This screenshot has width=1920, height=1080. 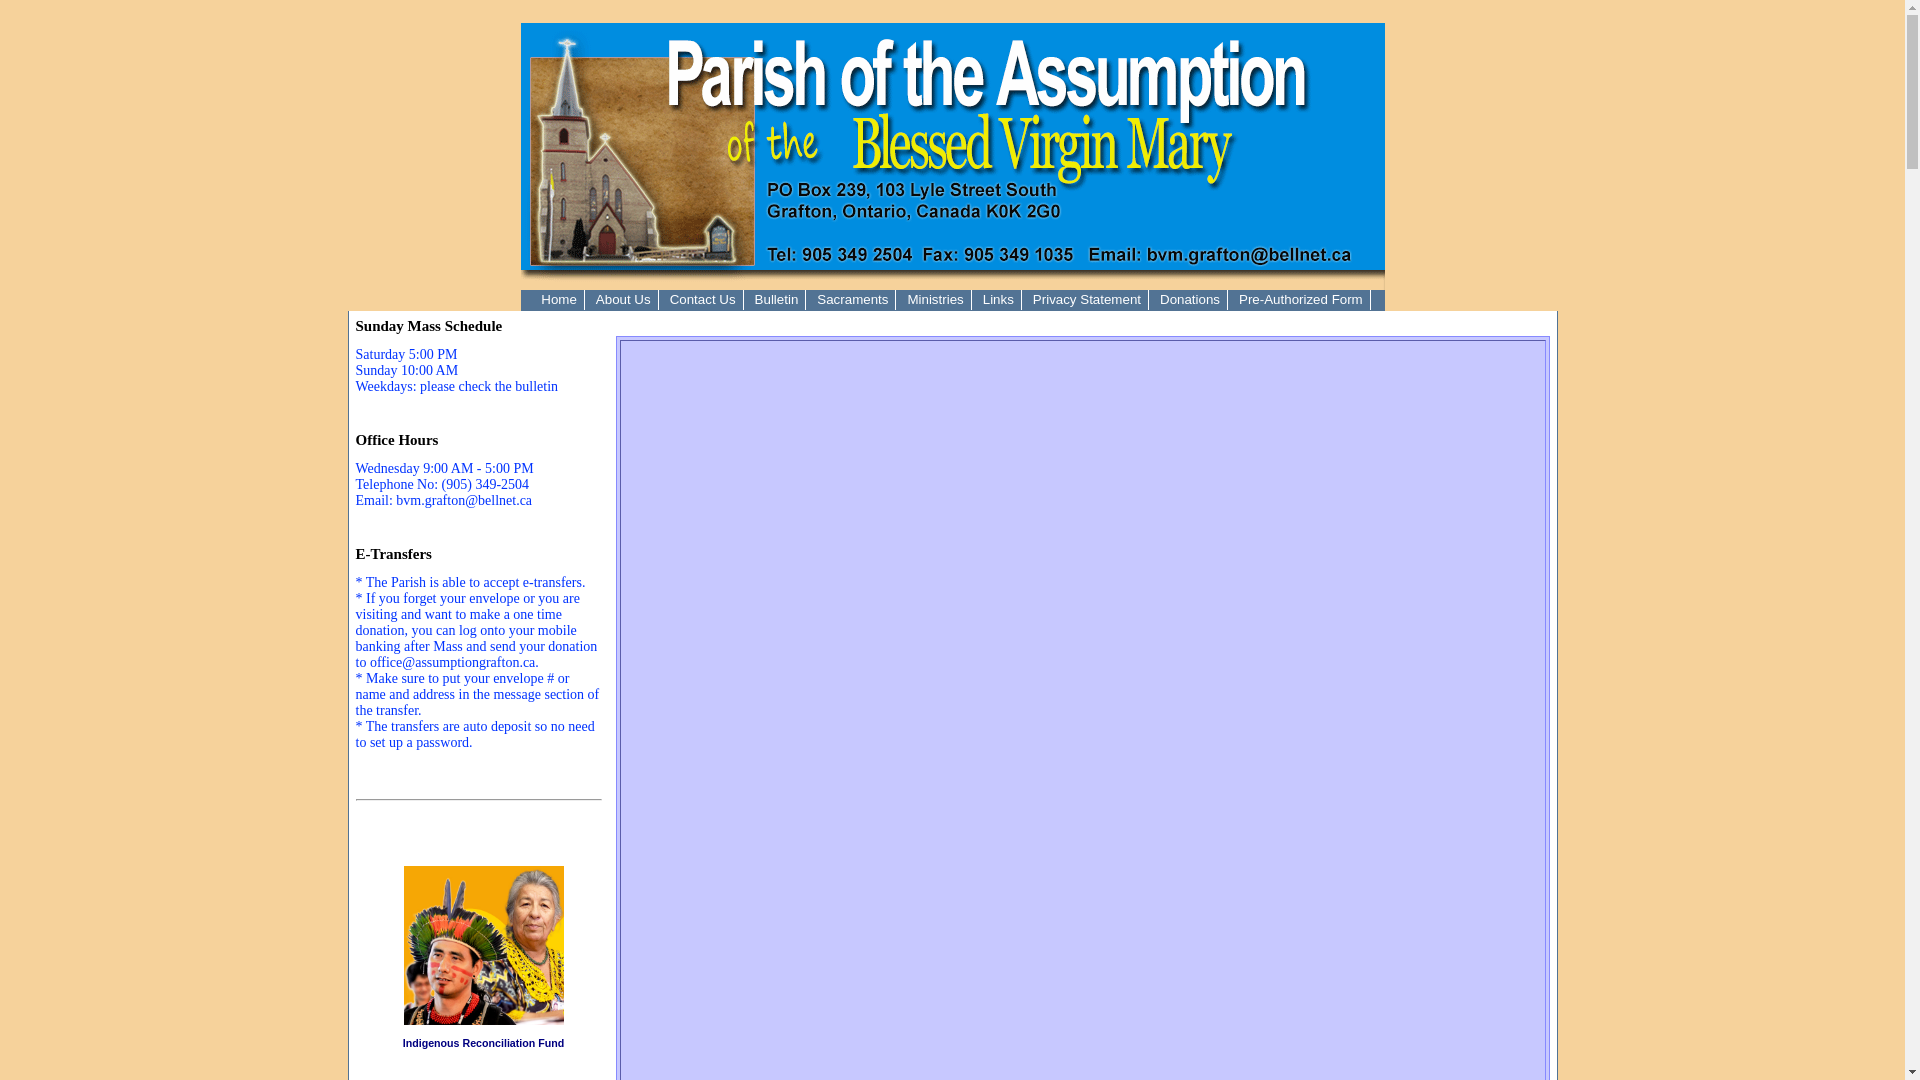 I want to click on 'Donations', so click(x=1190, y=299).